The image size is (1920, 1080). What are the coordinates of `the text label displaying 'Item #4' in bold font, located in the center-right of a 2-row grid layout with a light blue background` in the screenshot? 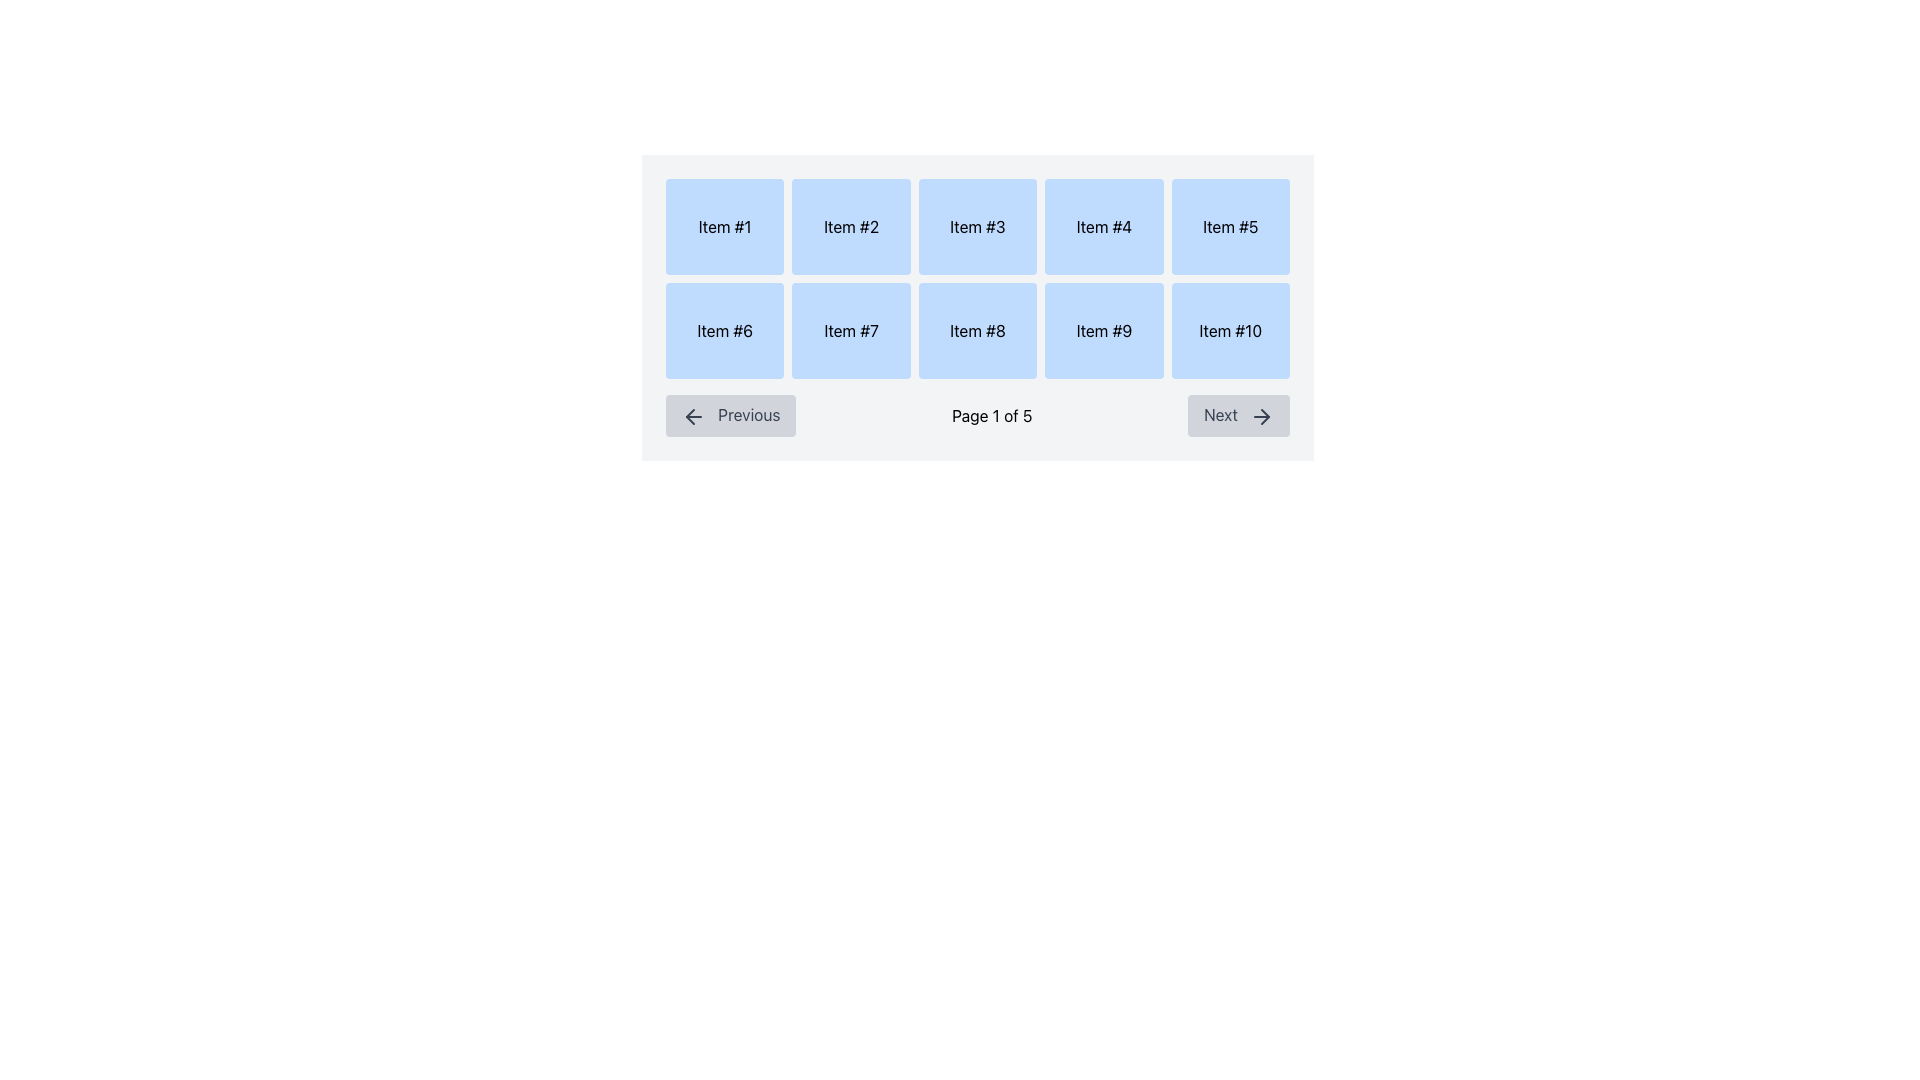 It's located at (1103, 226).